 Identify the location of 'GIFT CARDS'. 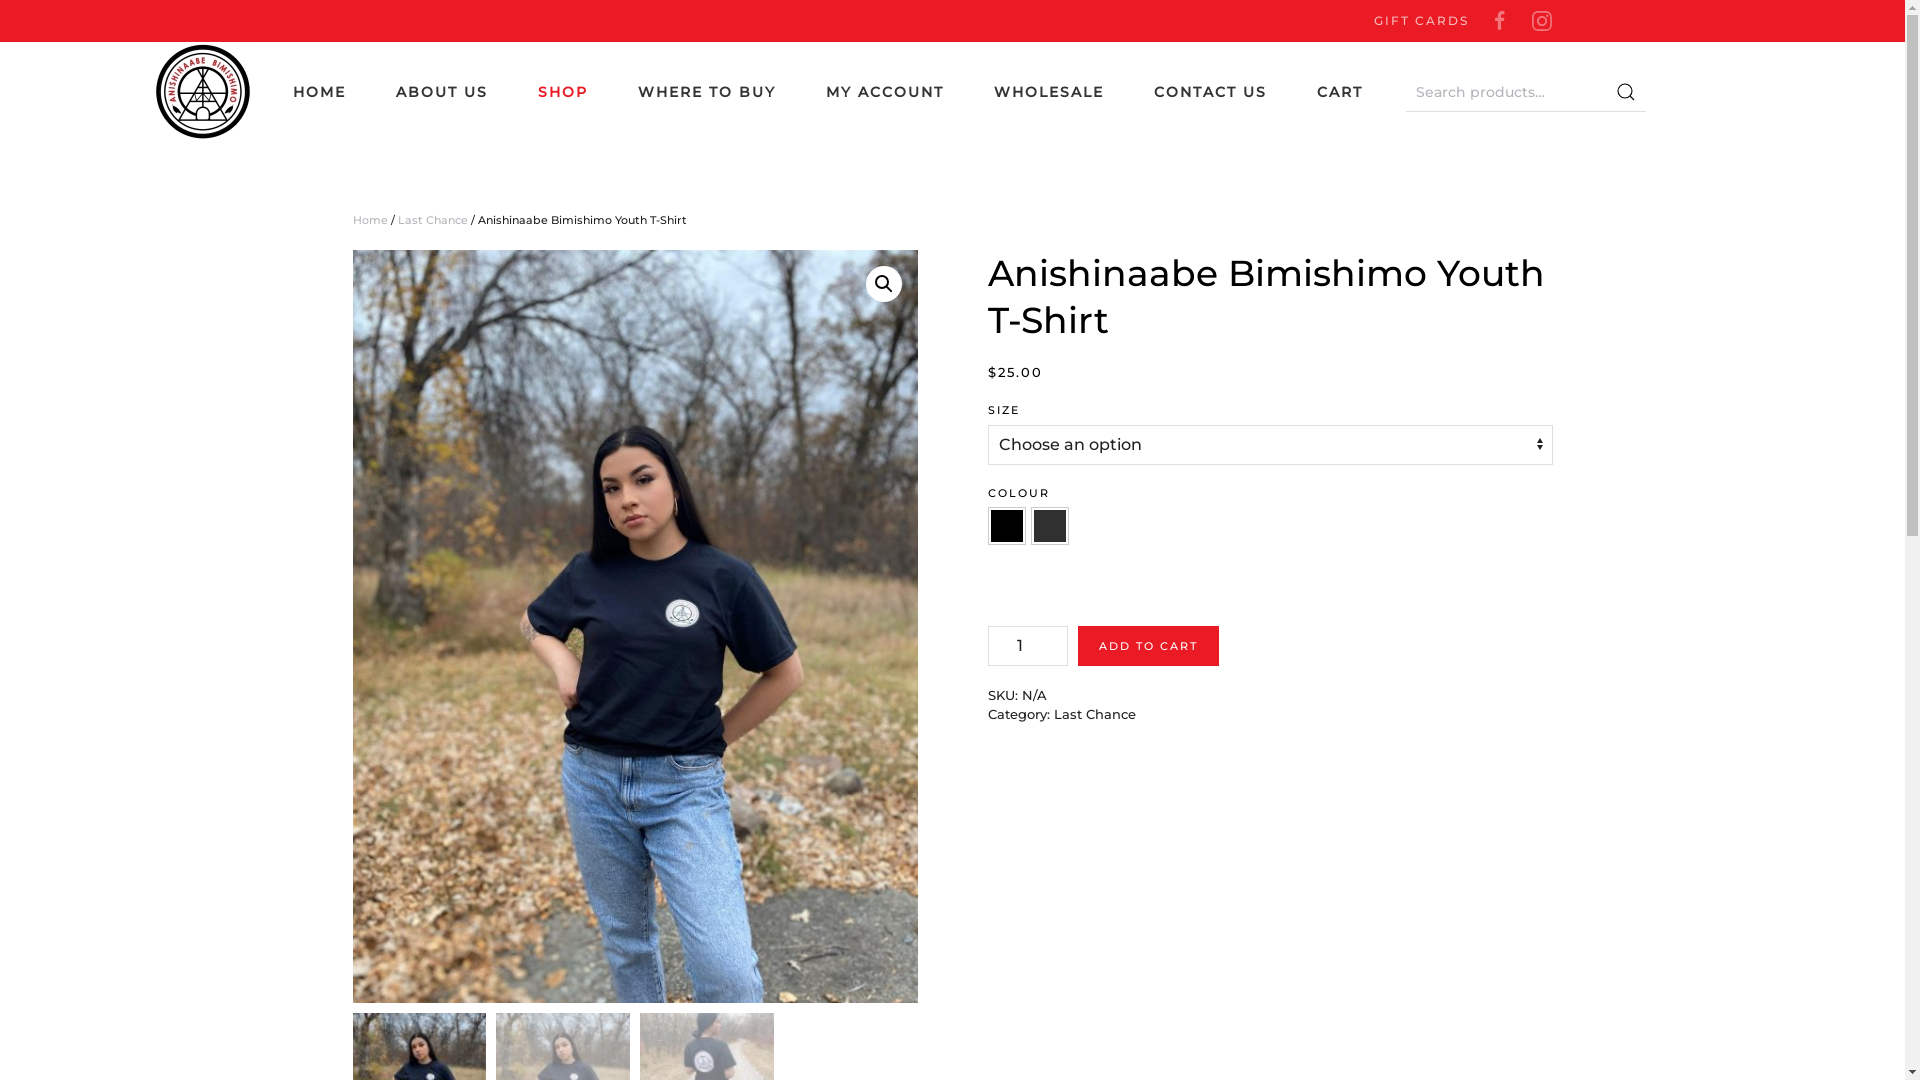
(1420, 20).